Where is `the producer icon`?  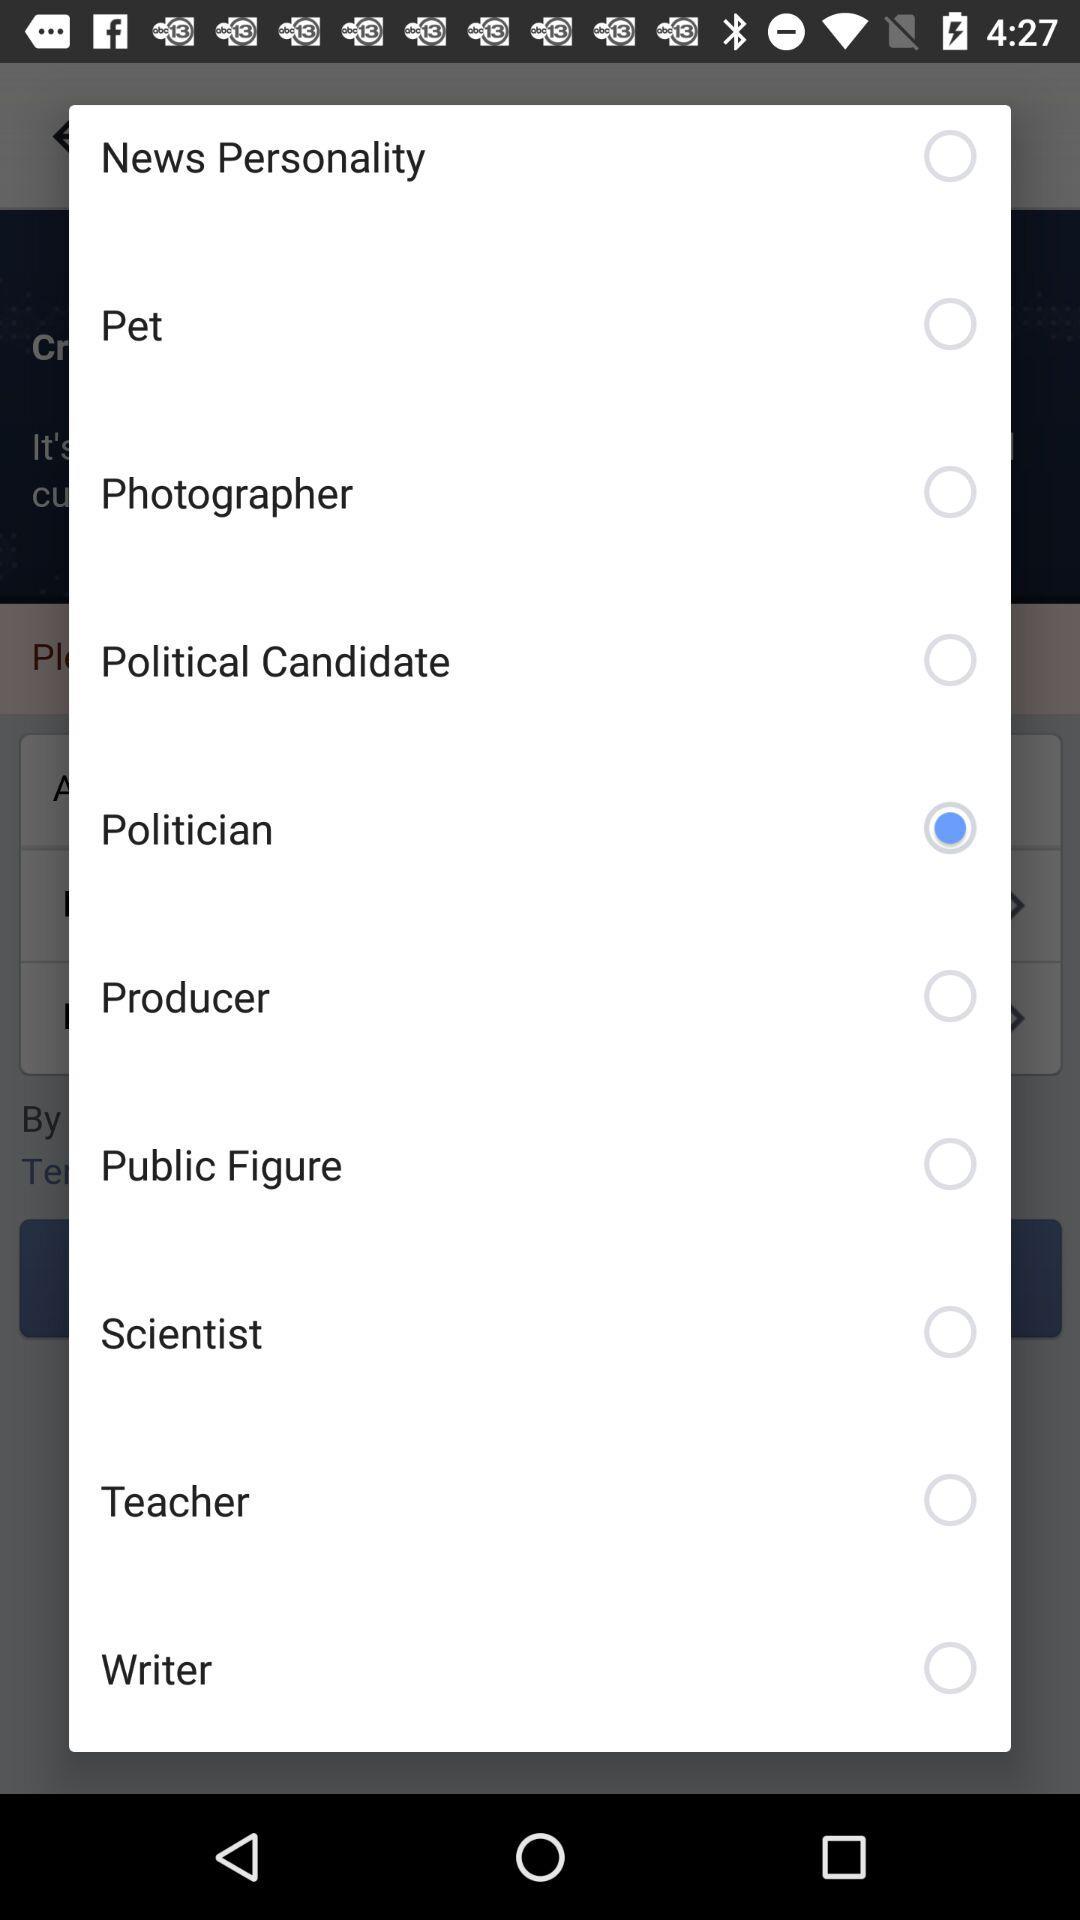 the producer icon is located at coordinates (540, 995).